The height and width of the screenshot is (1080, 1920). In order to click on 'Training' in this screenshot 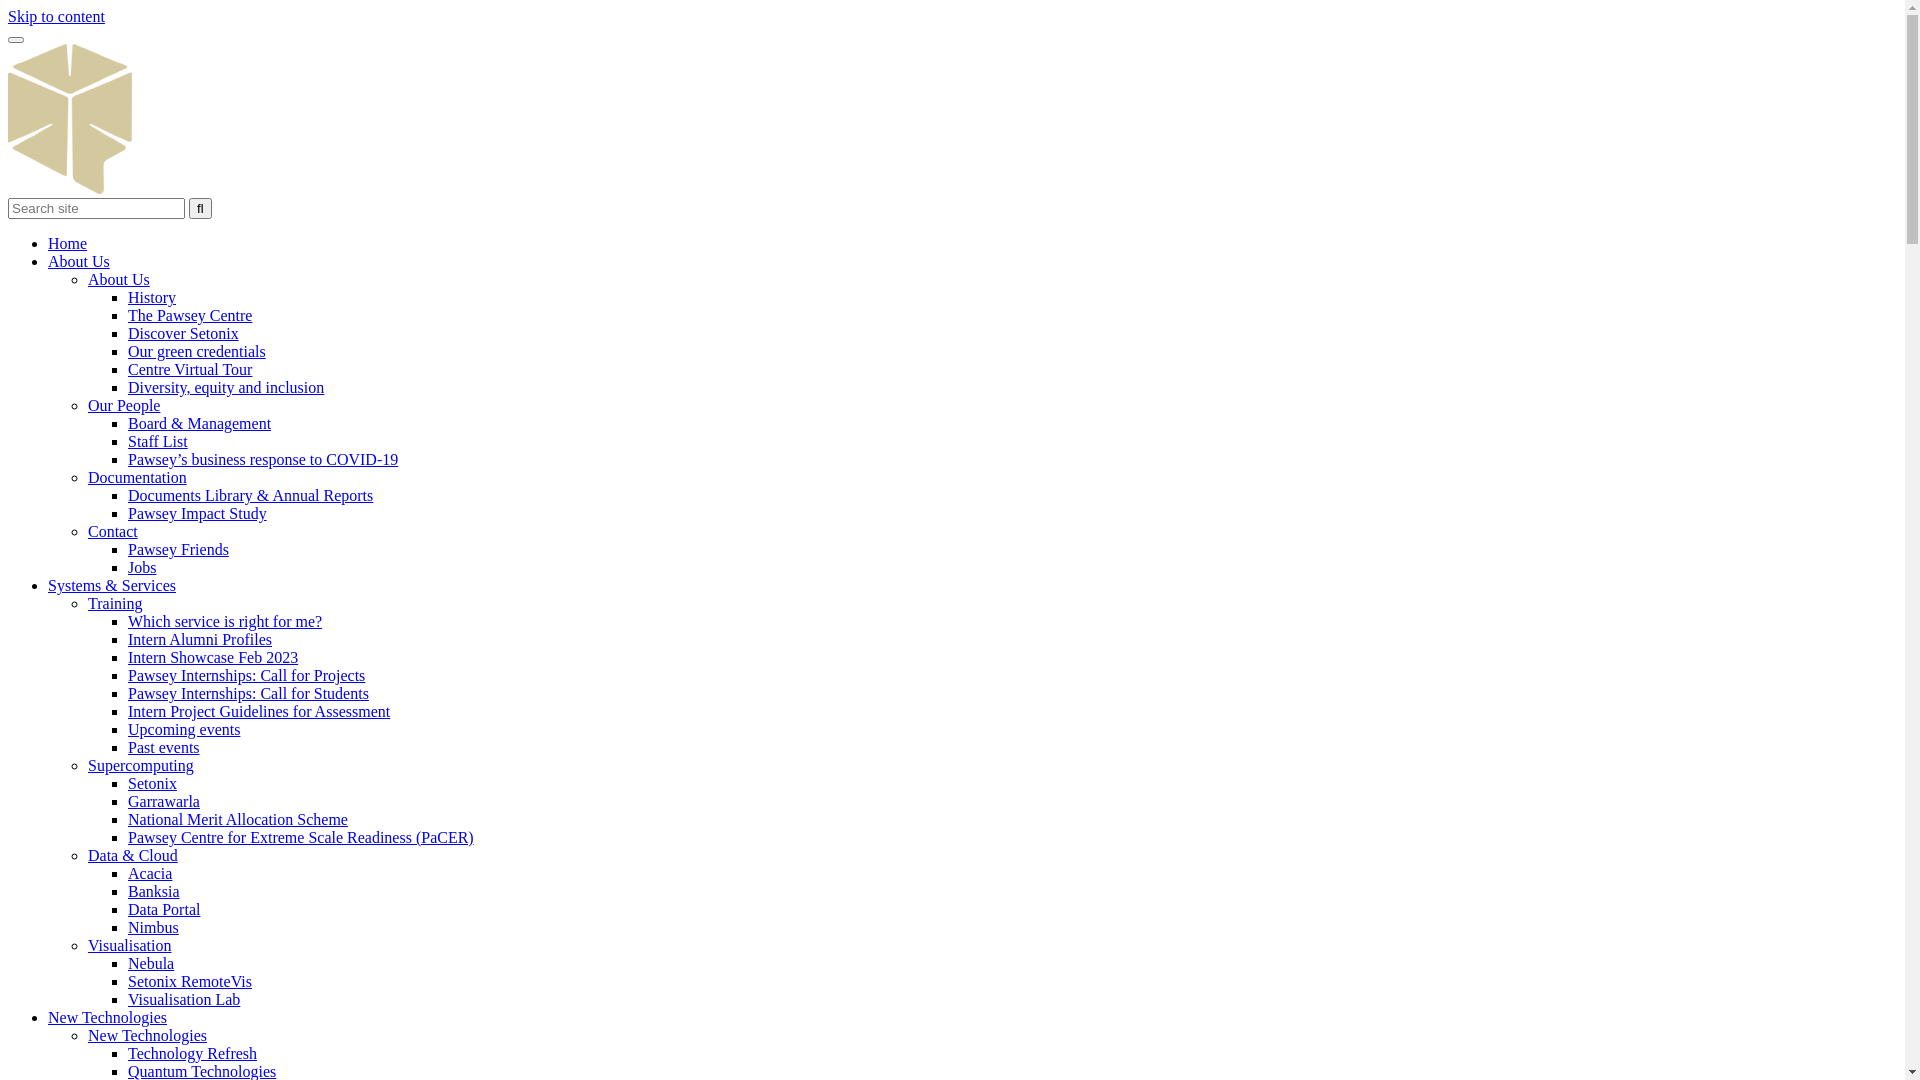, I will do `click(114, 602)`.